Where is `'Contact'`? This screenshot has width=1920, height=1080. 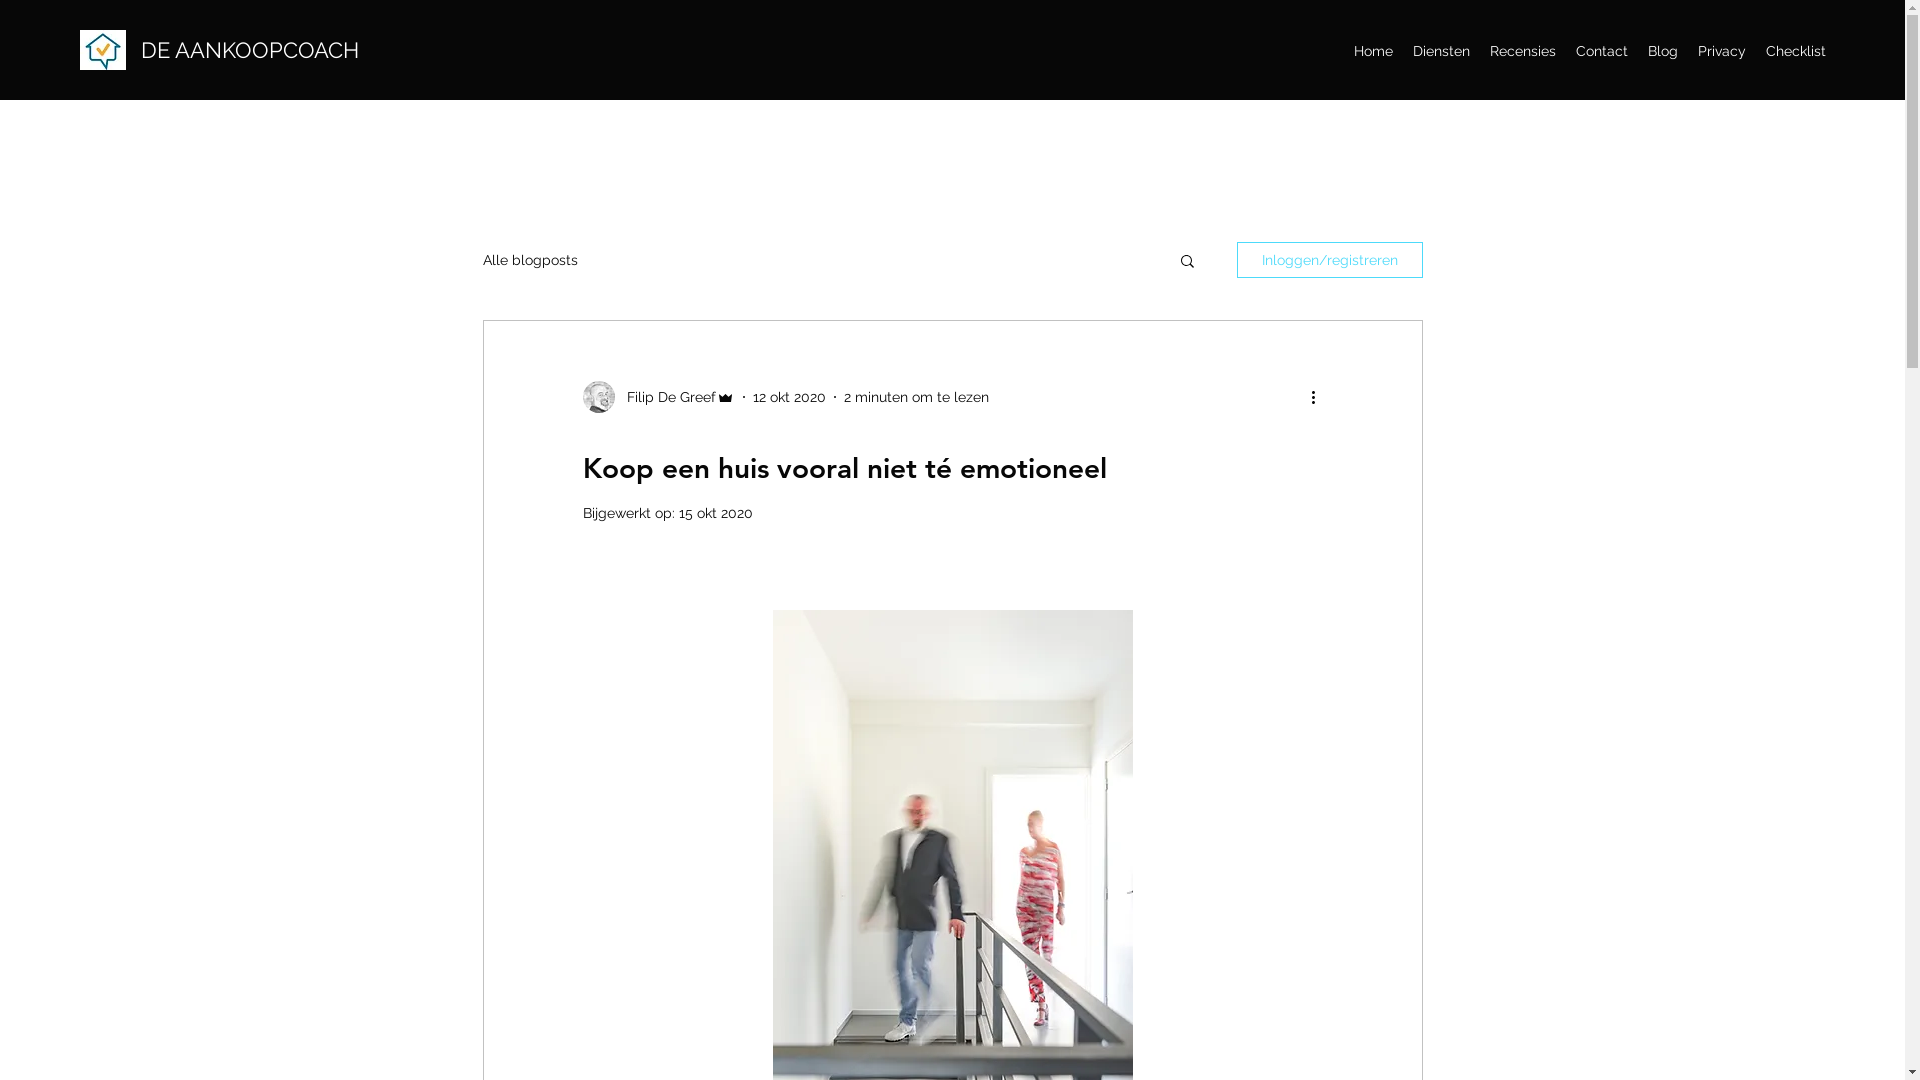 'Contact' is located at coordinates (1602, 49).